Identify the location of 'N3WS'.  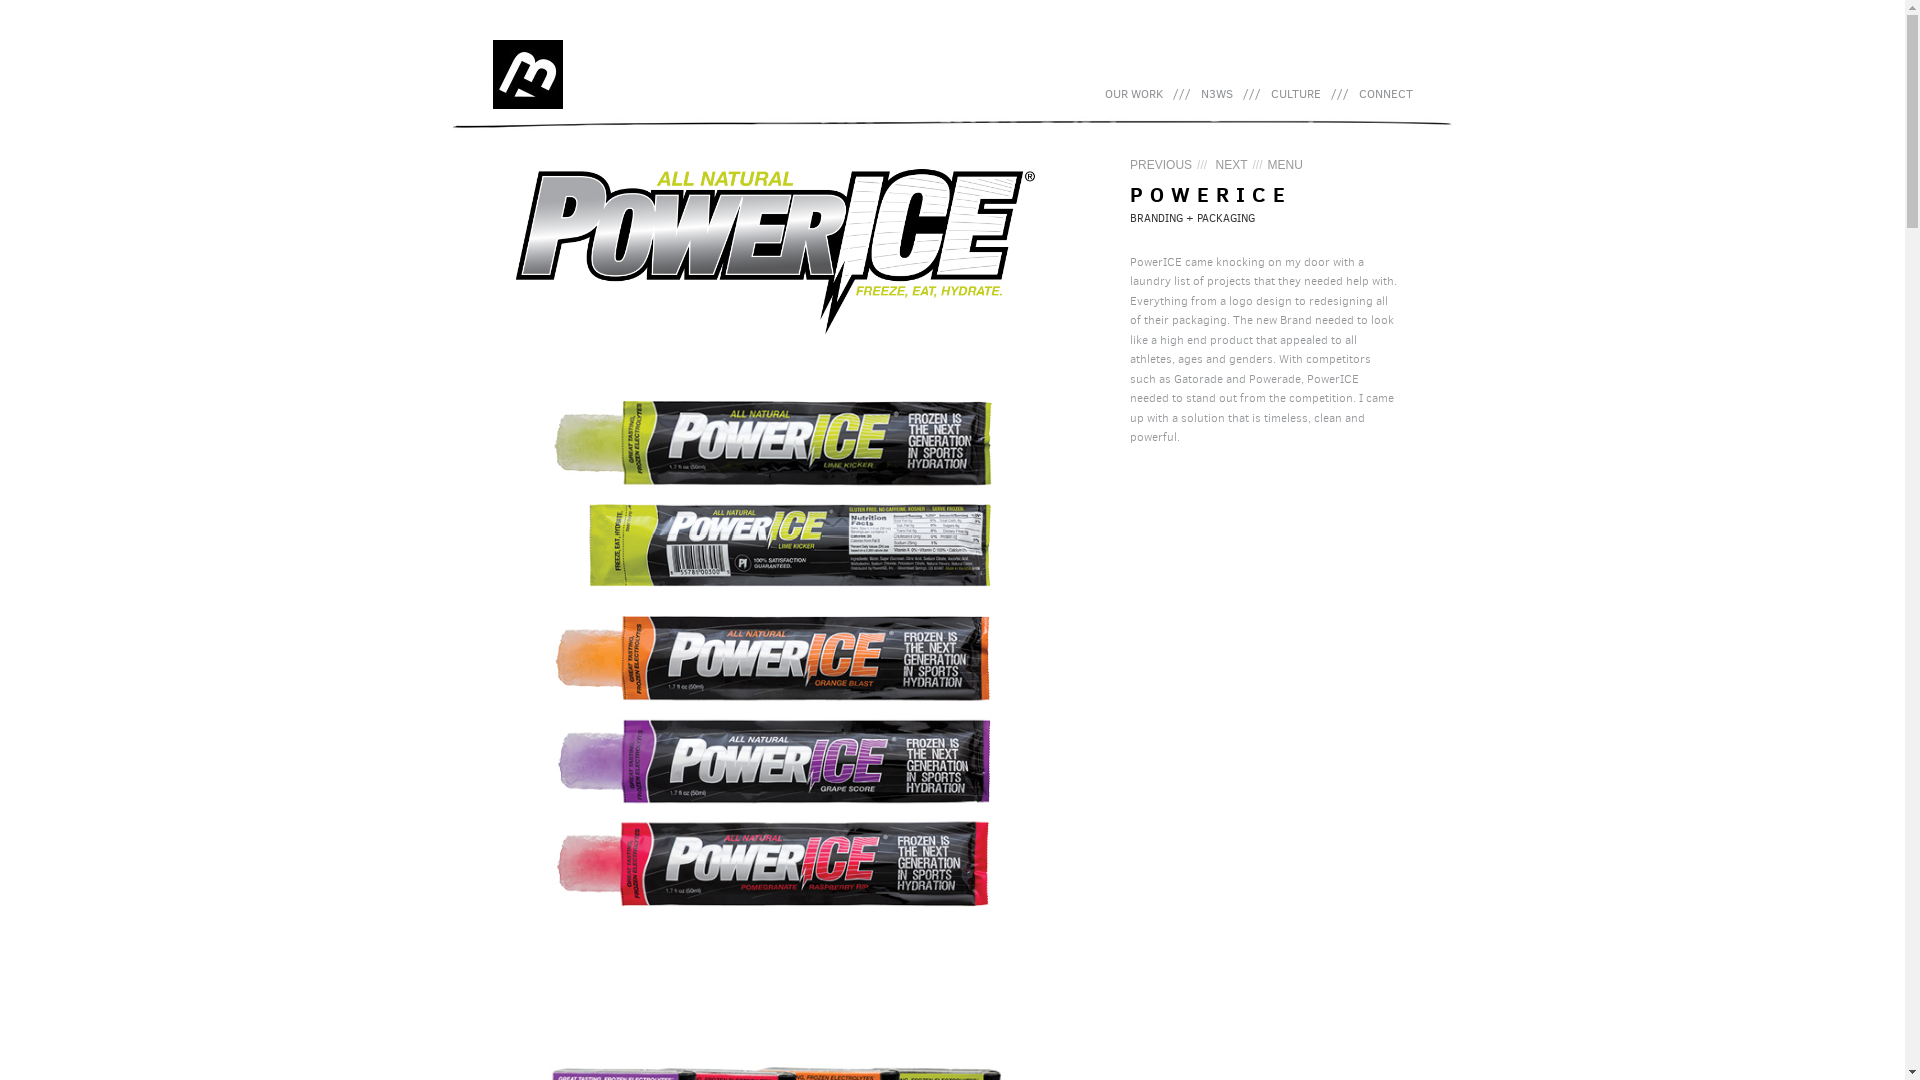
(1216, 95).